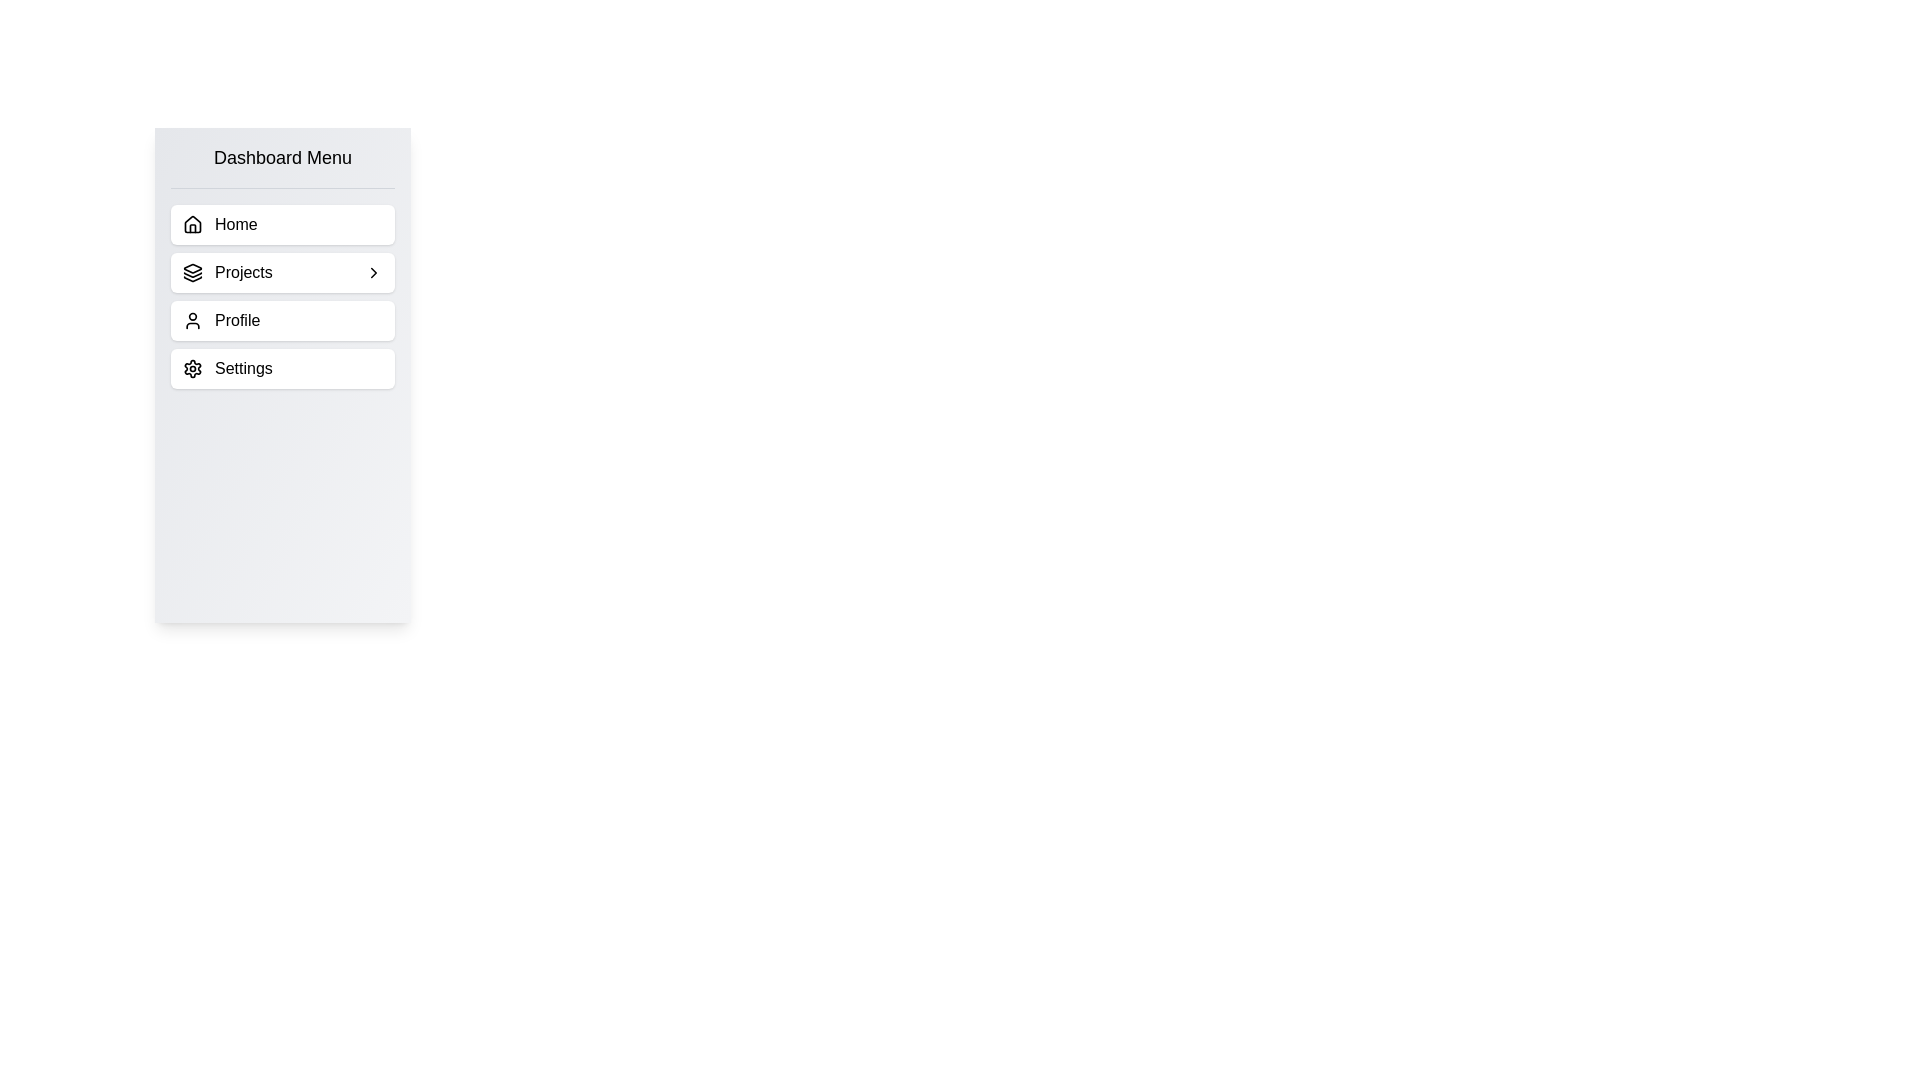 This screenshot has width=1920, height=1080. I want to click on the user profile icon, which is a circular head and shoulders outline located to the left of the 'Profile' label, so click(192, 319).